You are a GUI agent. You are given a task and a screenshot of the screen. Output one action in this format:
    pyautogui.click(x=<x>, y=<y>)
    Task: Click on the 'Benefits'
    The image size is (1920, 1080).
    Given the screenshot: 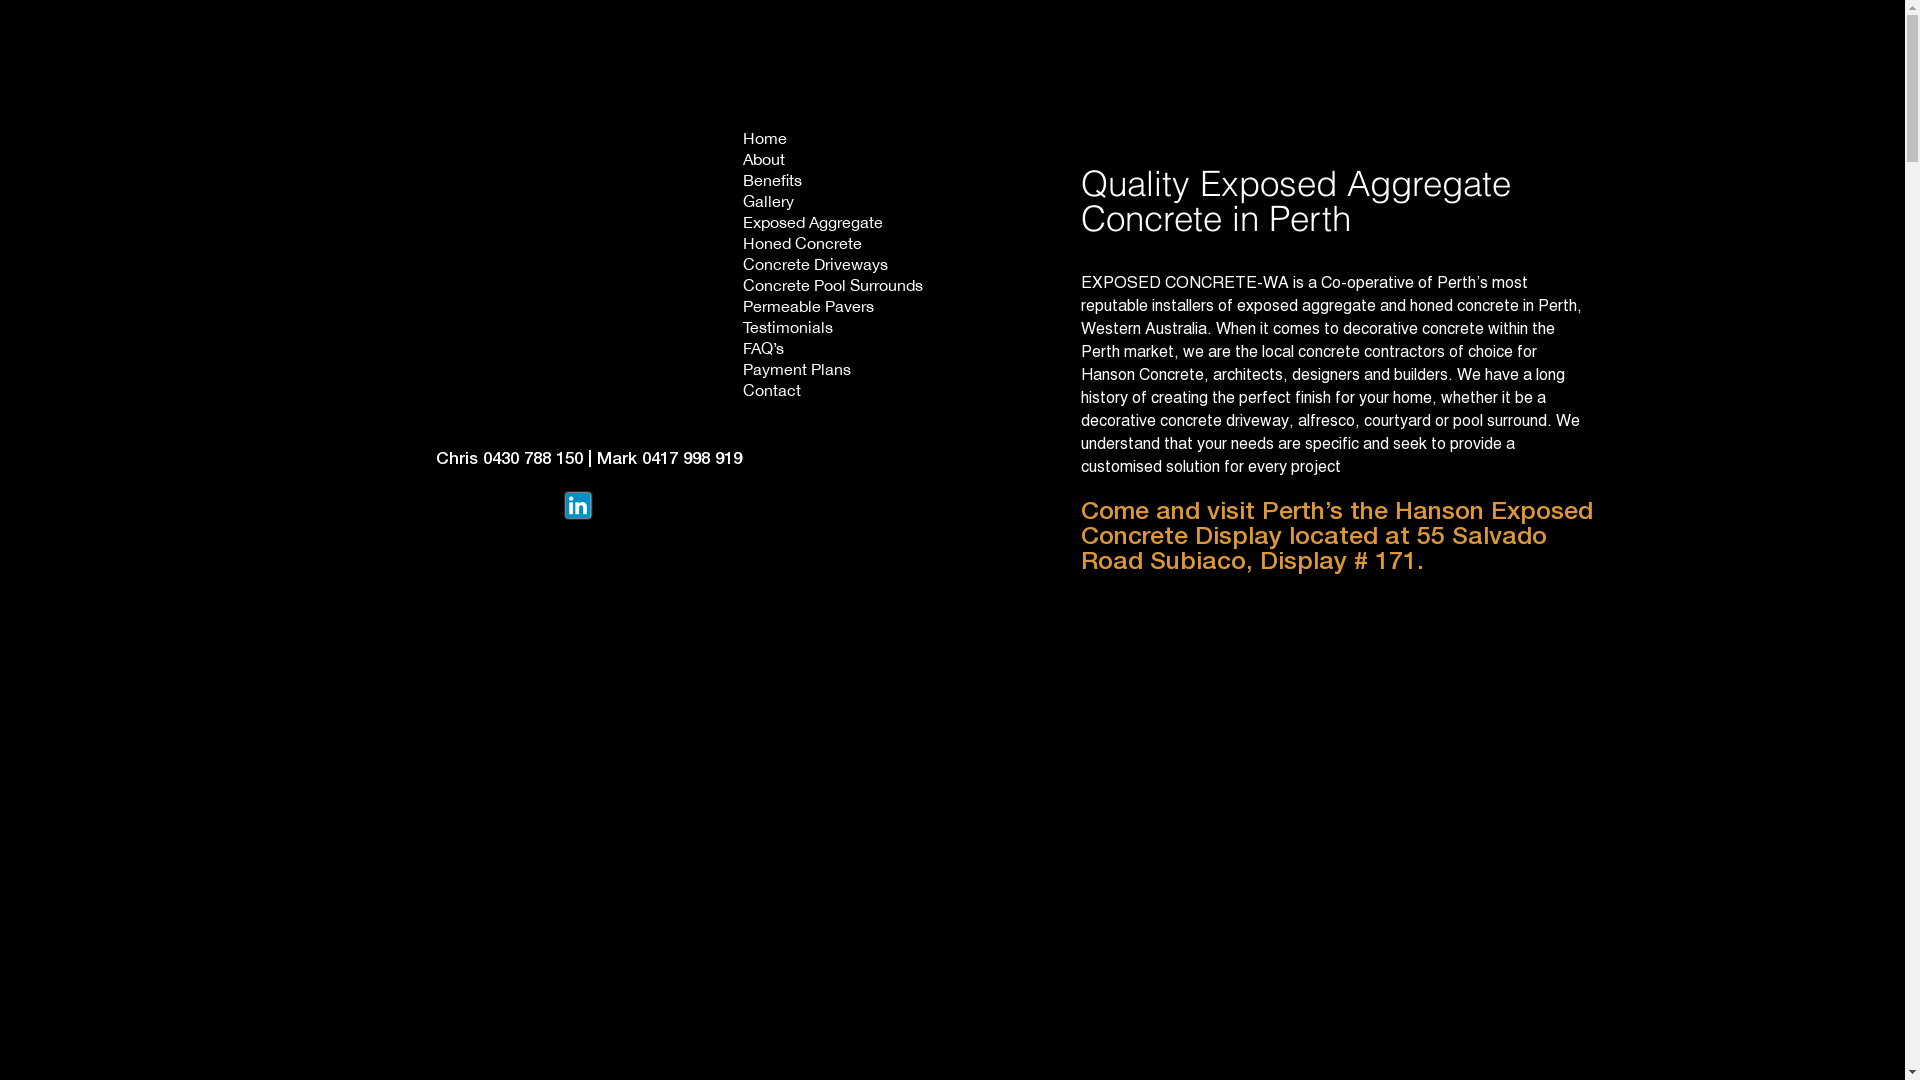 What is the action you would take?
    pyautogui.click(x=833, y=182)
    